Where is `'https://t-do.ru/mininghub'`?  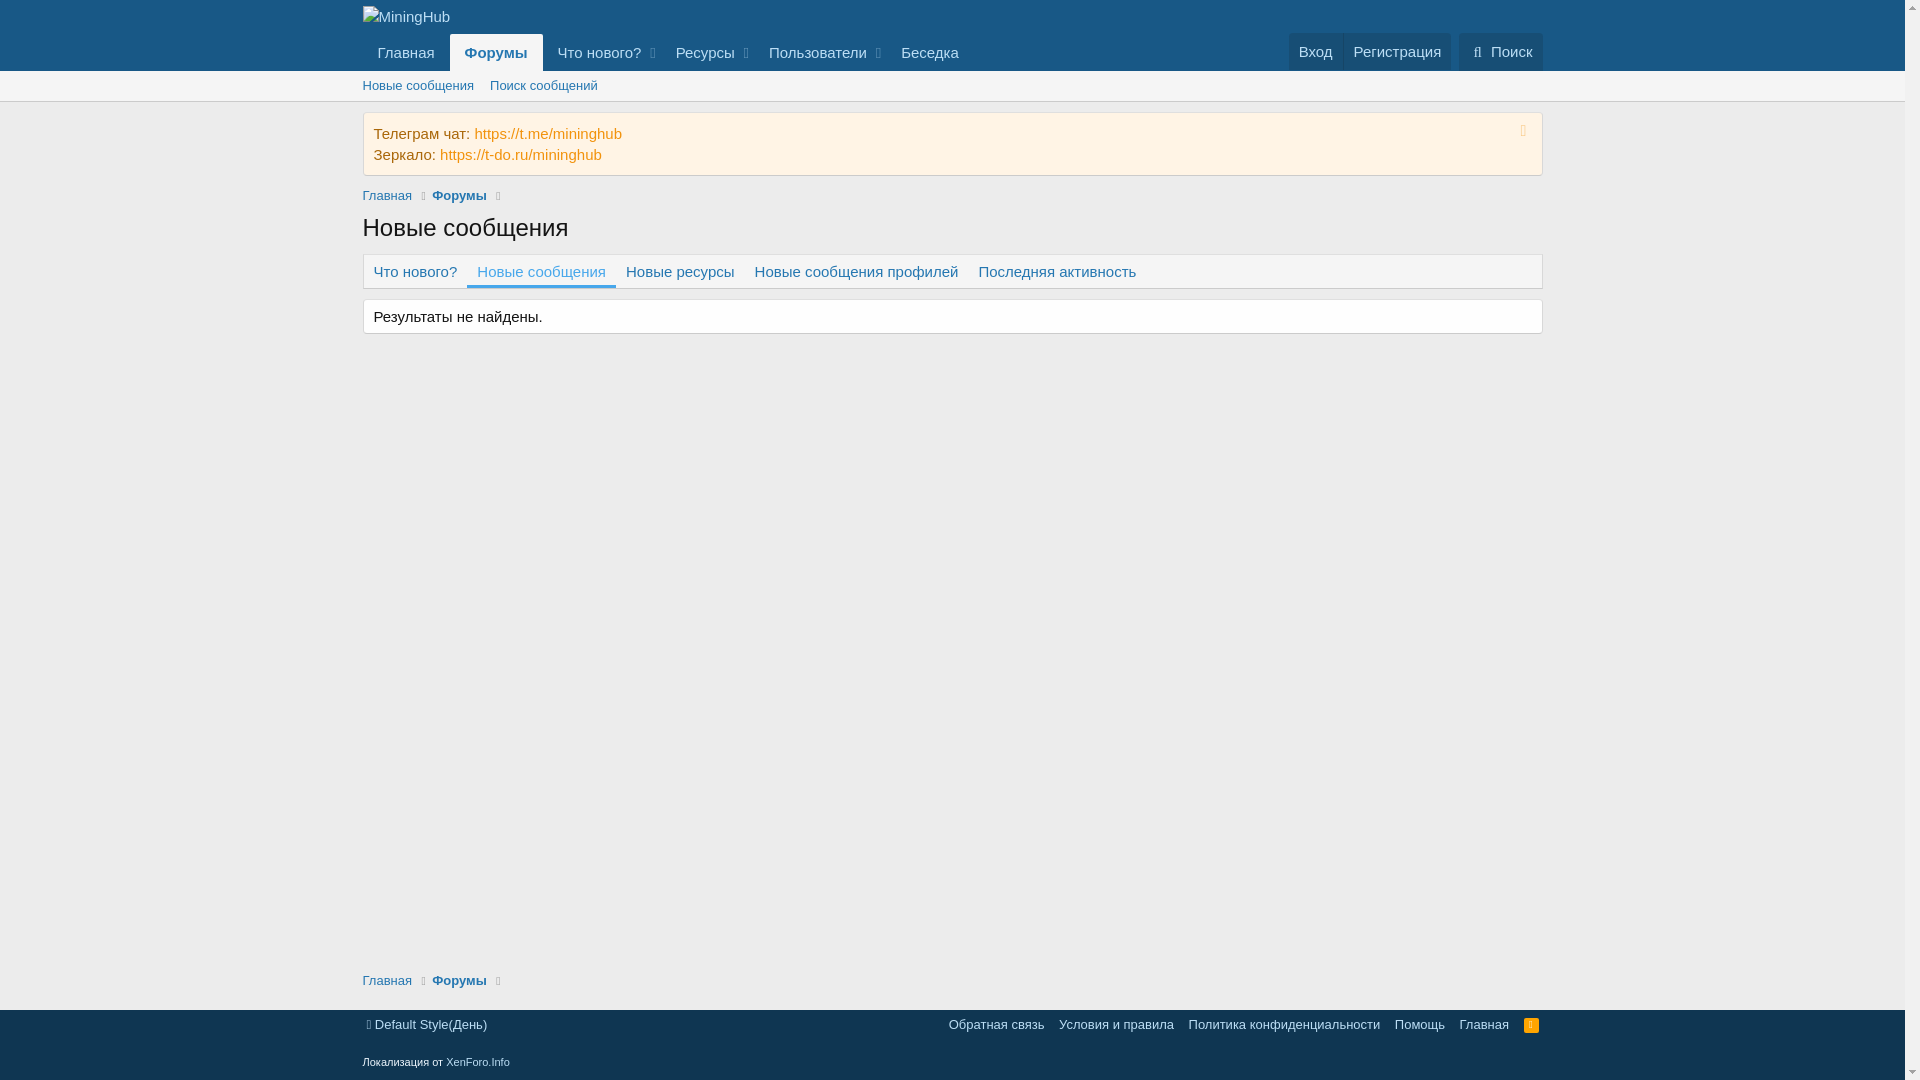 'https://t-do.ru/mininghub' is located at coordinates (439, 153).